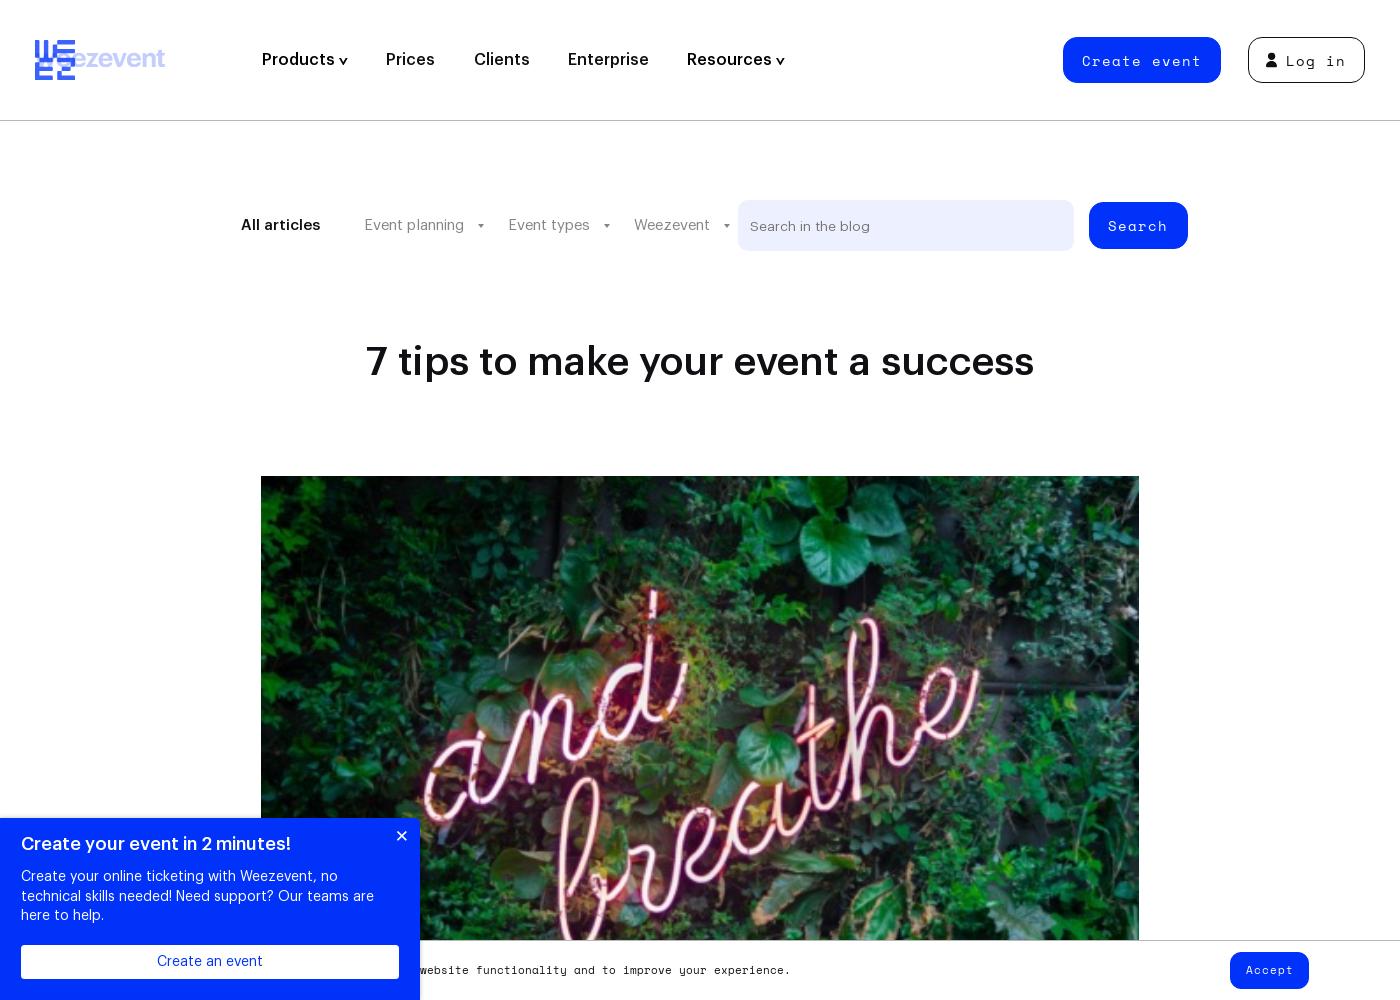 The image size is (1400, 1000). Describe the element at coordinates (731, 60) in the screenshot. I see `'Resources'` at that location.